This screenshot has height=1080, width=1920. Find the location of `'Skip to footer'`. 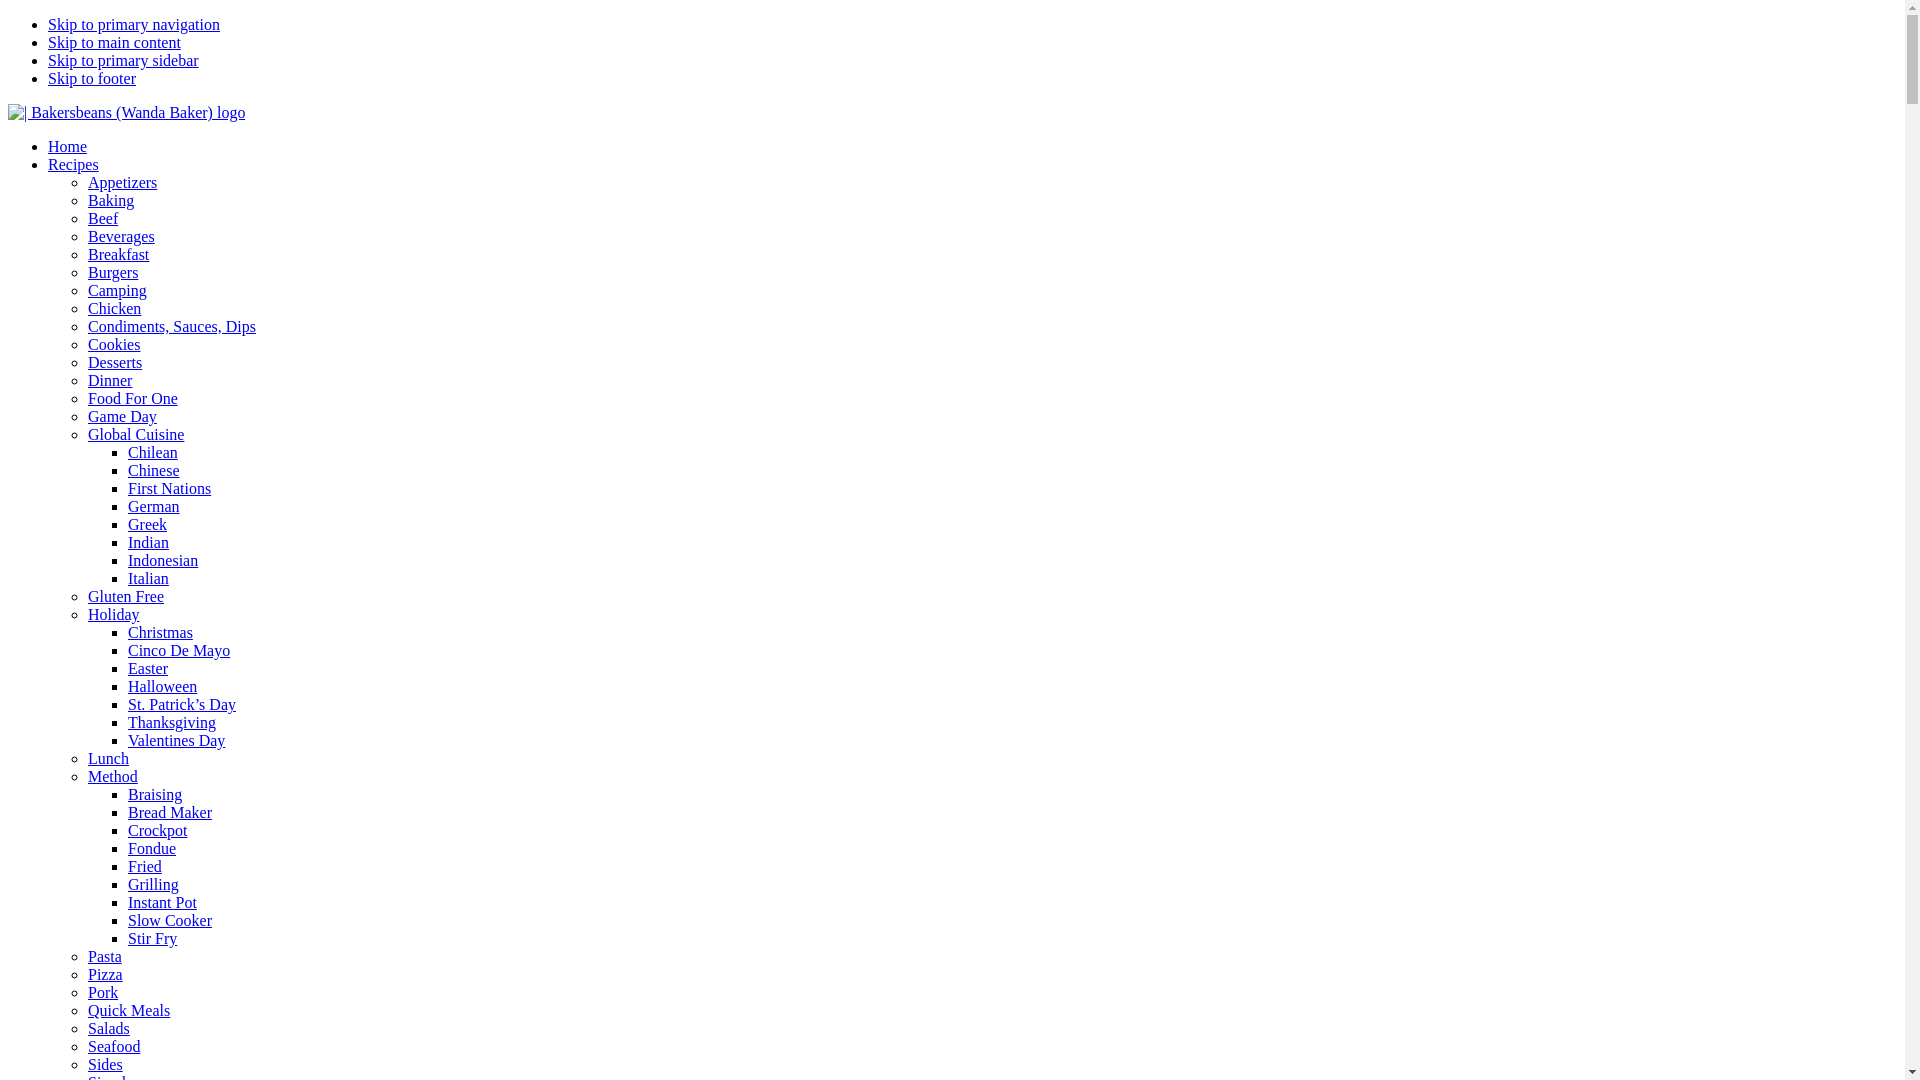

'Skip to footer' is located at coordinates (48, 77).